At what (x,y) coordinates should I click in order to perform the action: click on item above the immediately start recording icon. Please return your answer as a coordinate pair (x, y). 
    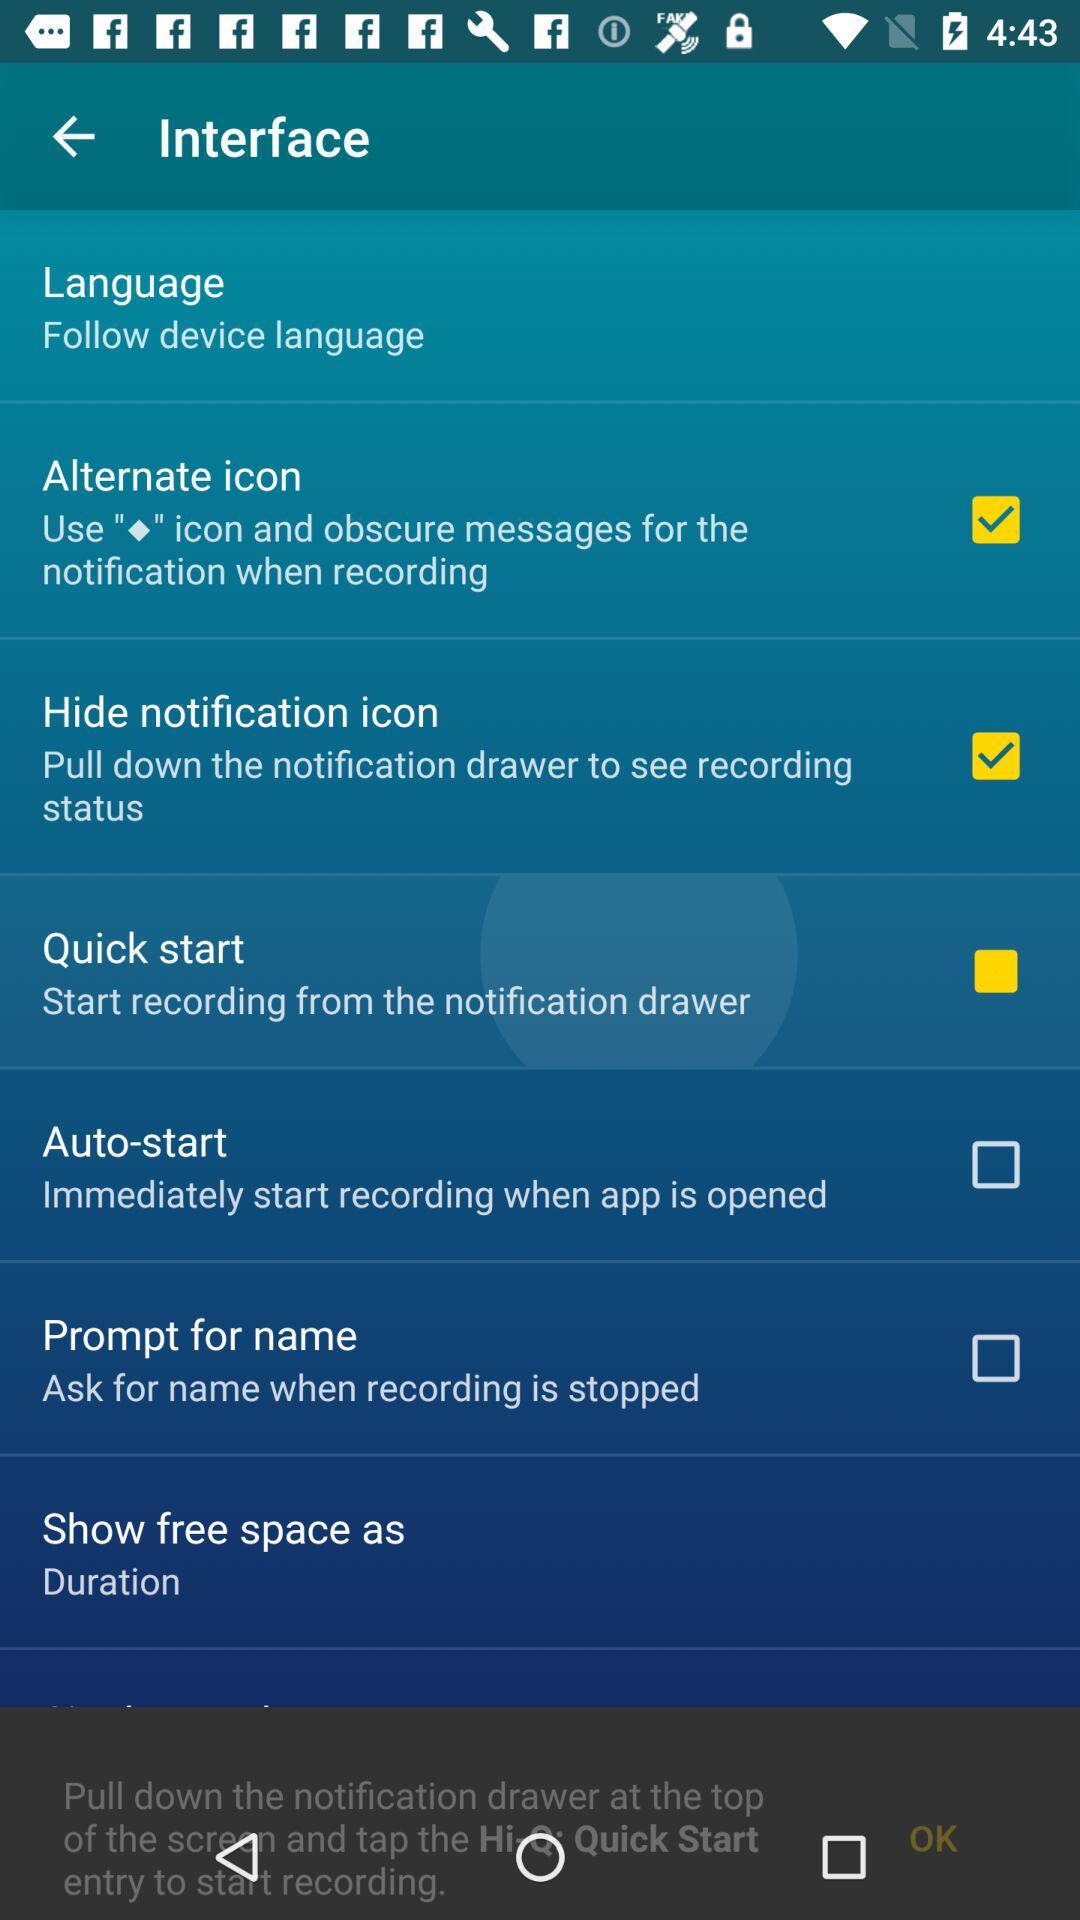
    Looking at the image, I should click on (134, 1140).